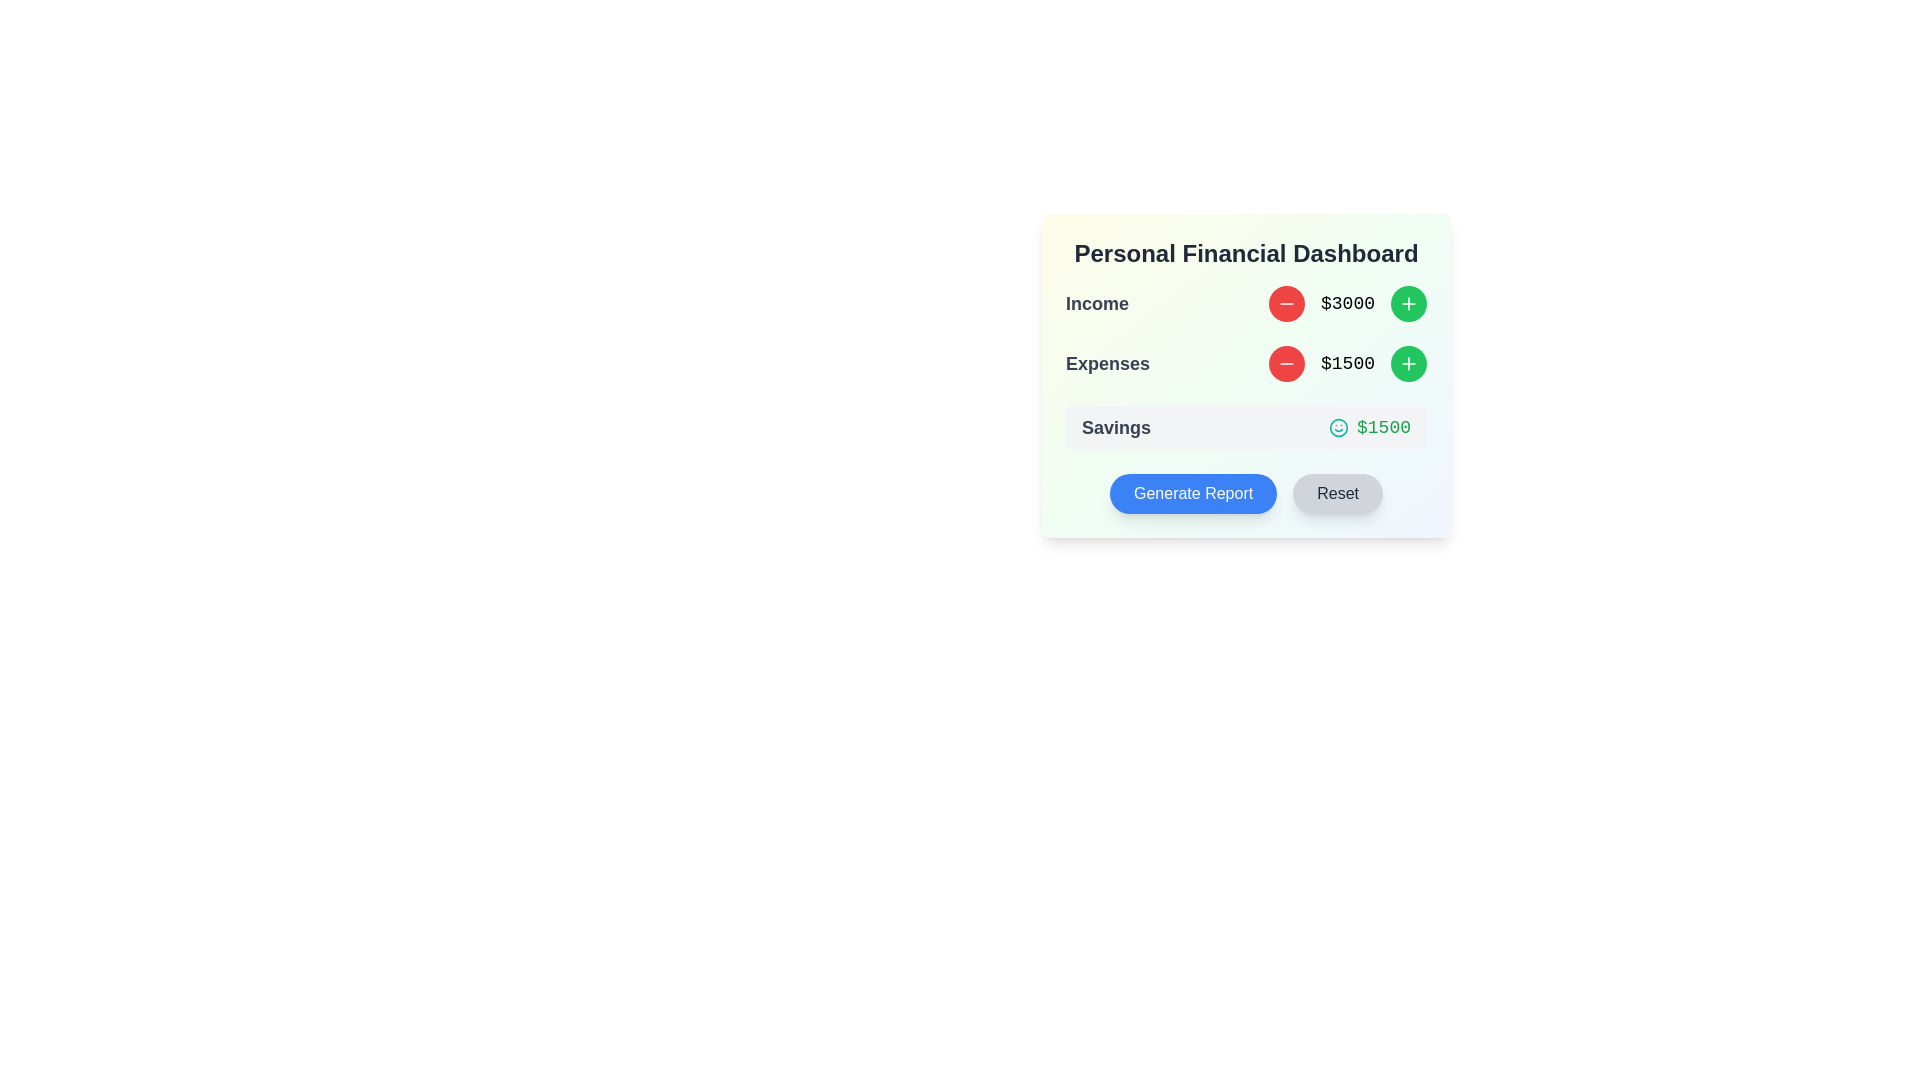  Describe the element at coordinates (1408, 363) in the screenshot. I see `the increment button located to the right of the 'Expenses' label in the Personal Financial Dashboard to increase the corresponding value` at that location.